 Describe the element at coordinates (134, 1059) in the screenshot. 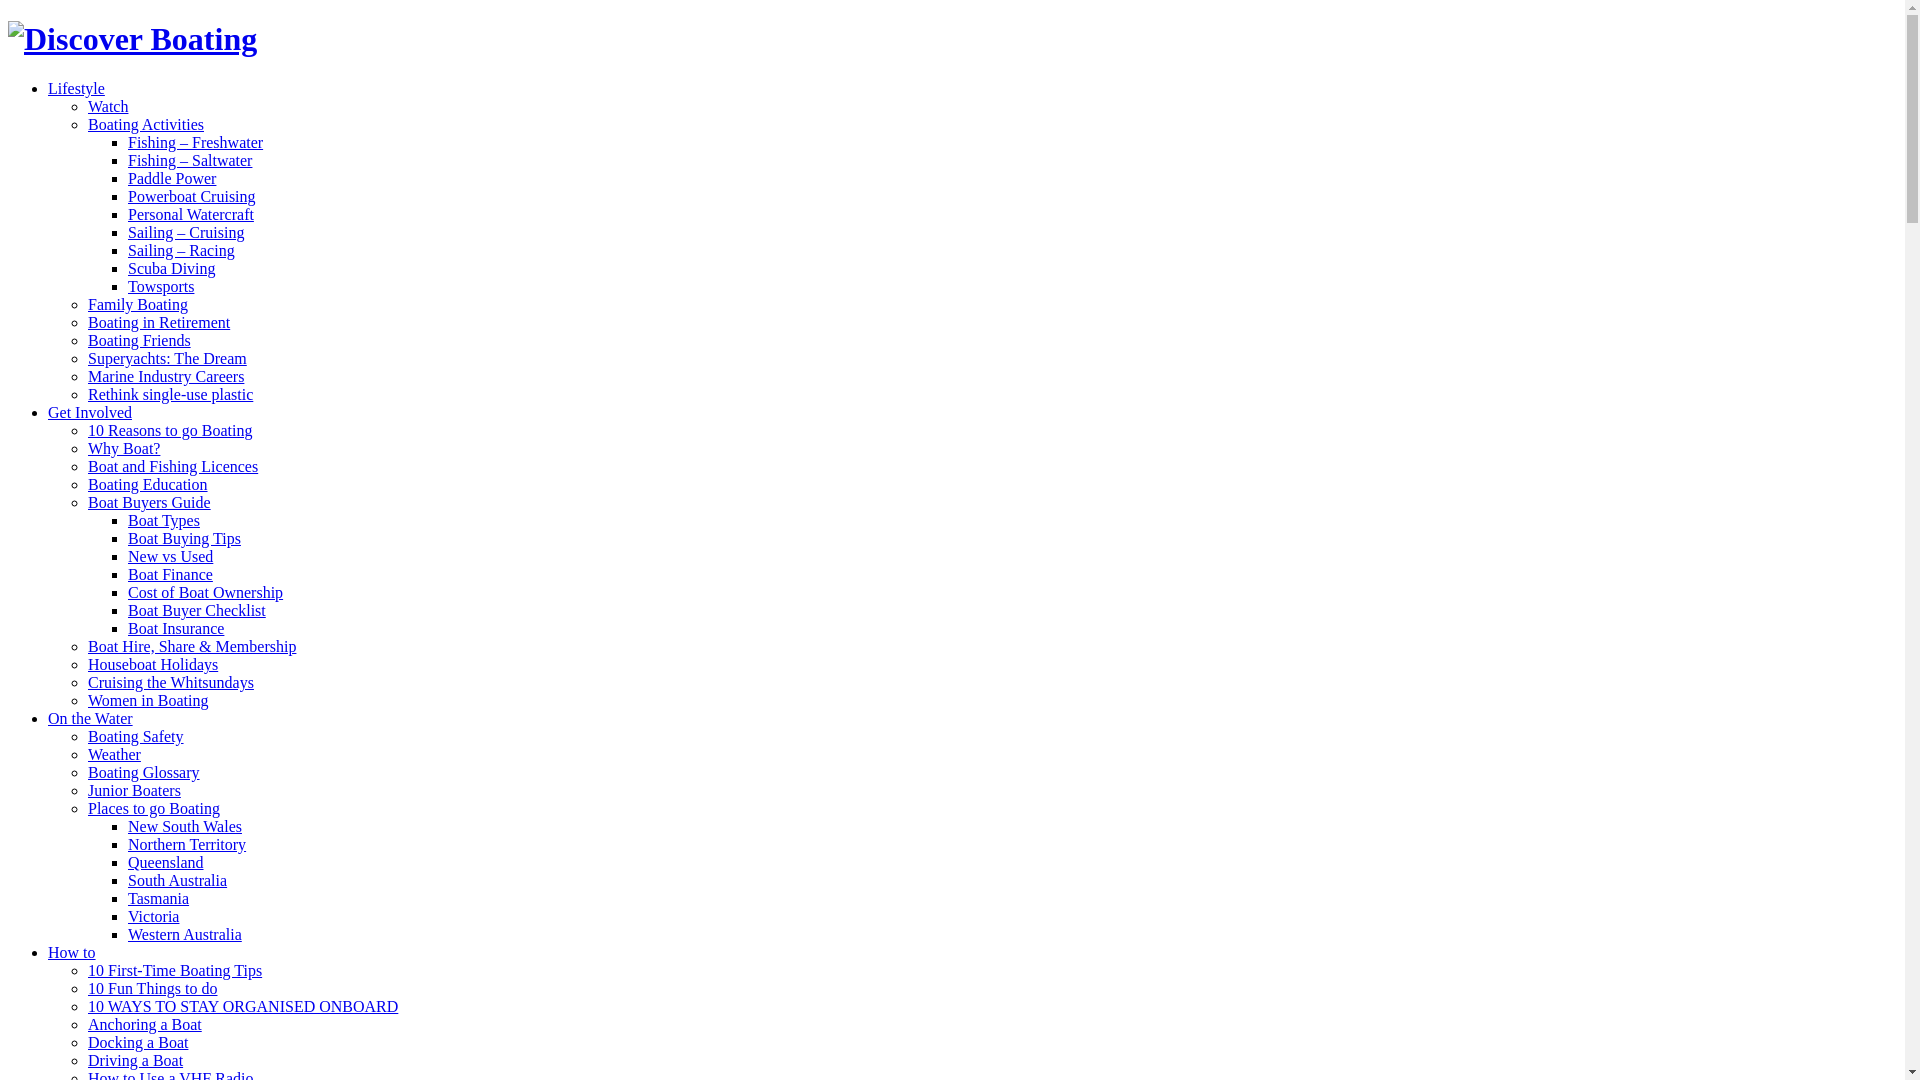

I see `'Driving a Boat'` at that location.